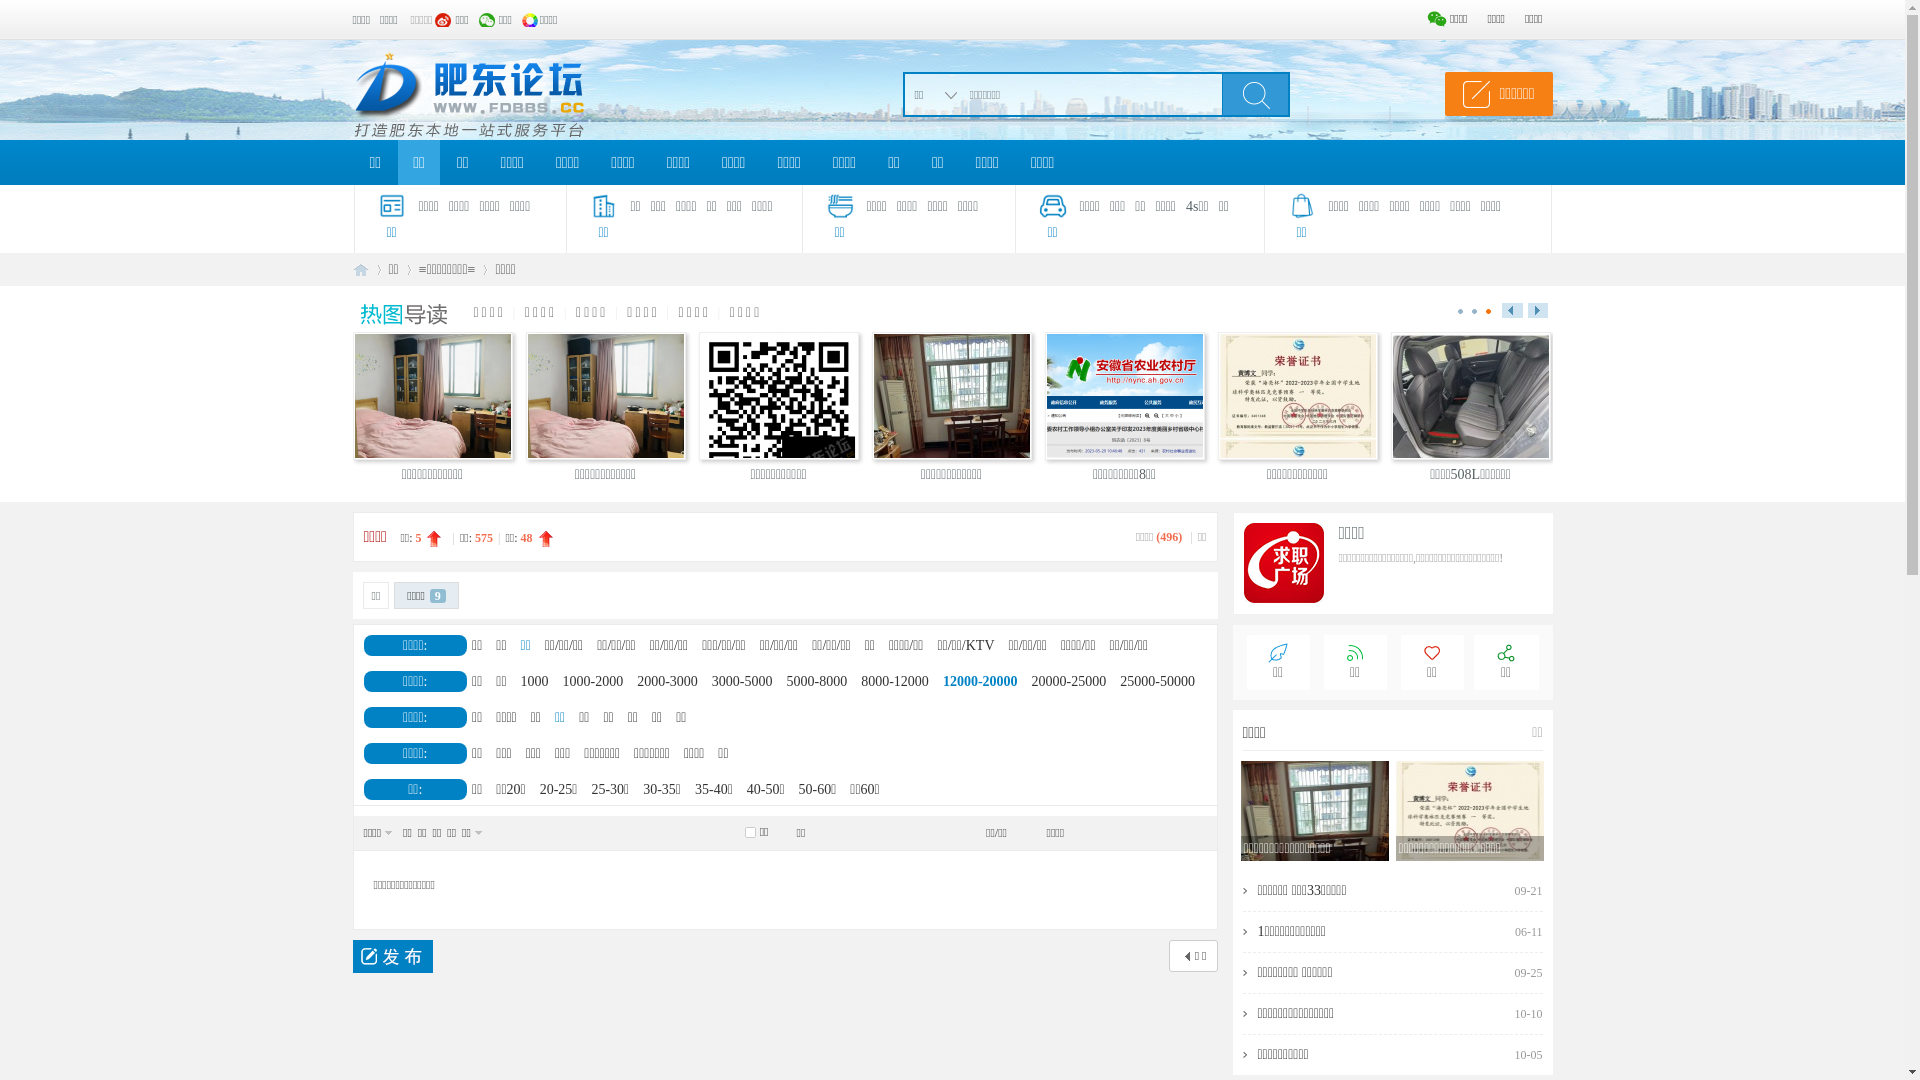 The width and height of the screenshot is (1920, 1080). Describe the element at coordinates (1068, 680) in the screenshot. I see `'20000-25000'` at that location.